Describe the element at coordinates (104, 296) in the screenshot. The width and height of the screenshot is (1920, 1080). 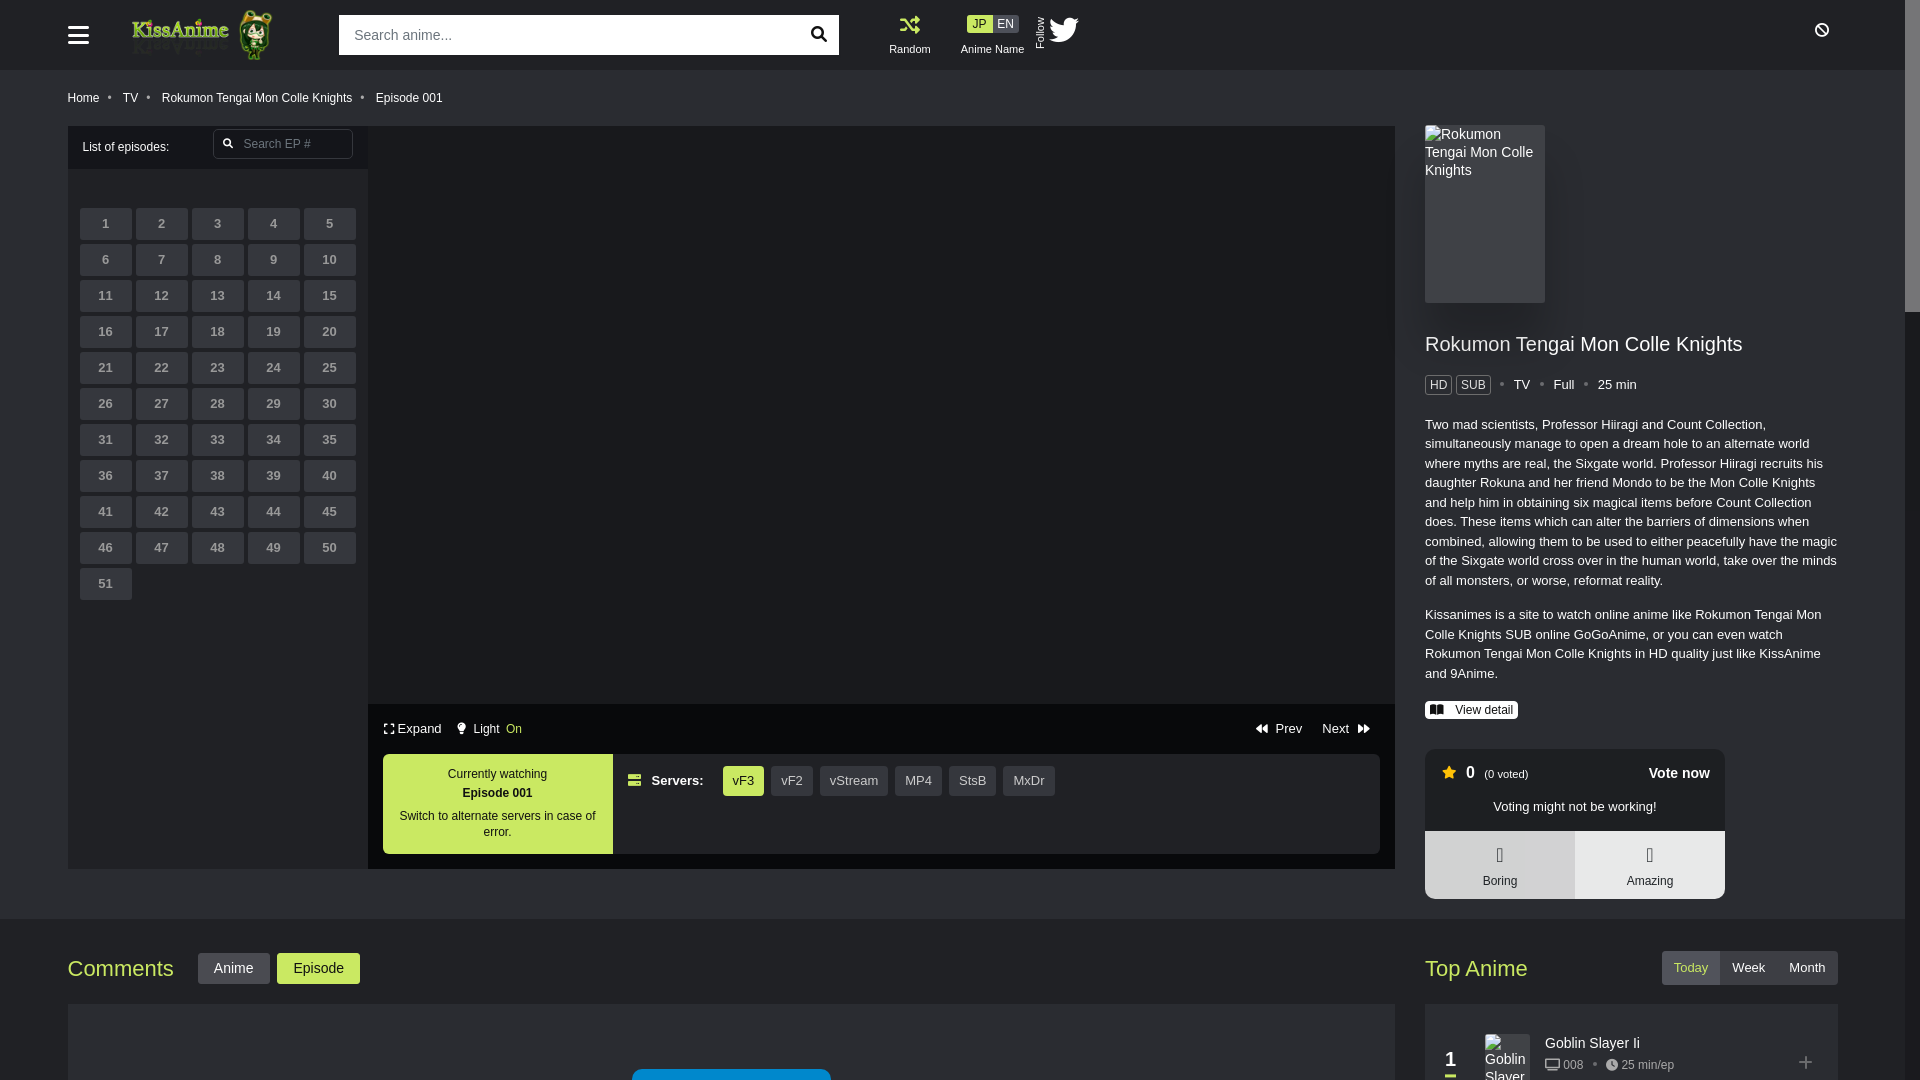
I see `'11'` at that location.